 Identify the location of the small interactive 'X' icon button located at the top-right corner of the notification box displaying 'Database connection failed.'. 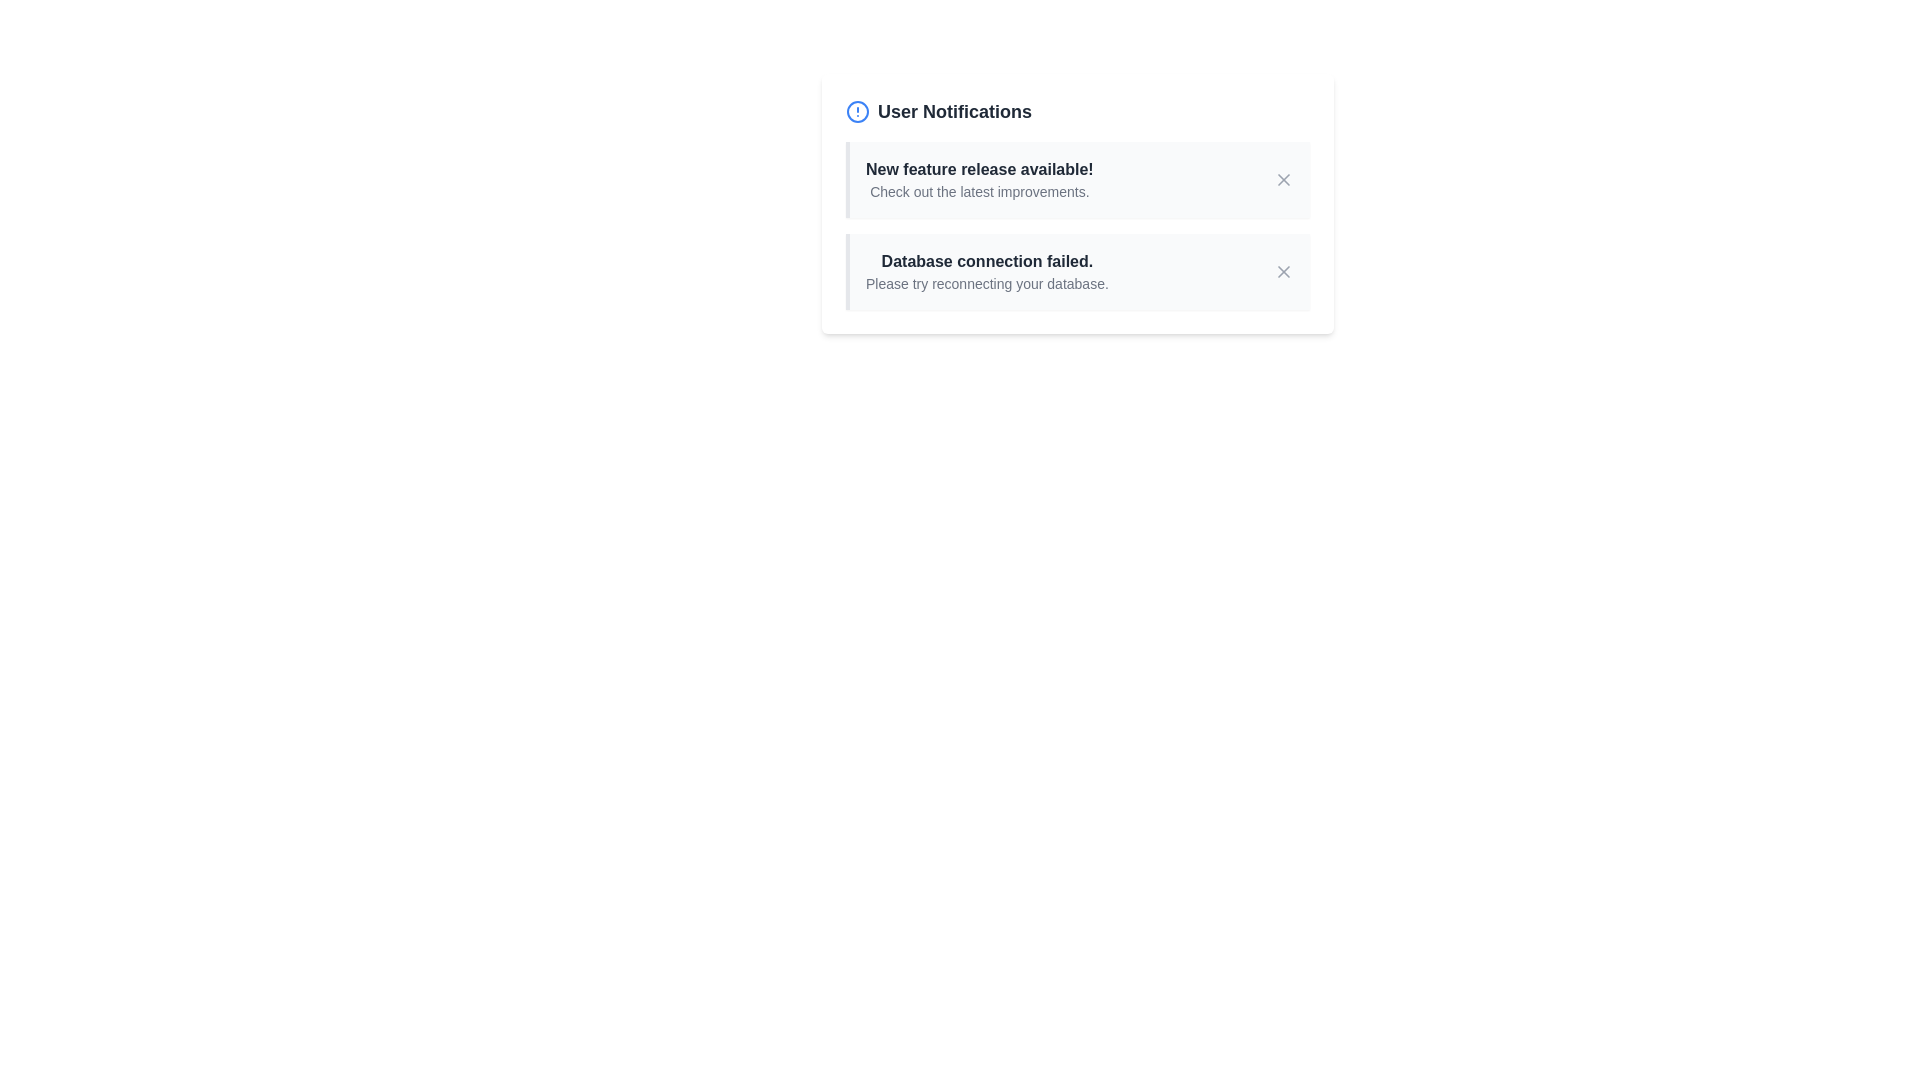
(1283, 272).